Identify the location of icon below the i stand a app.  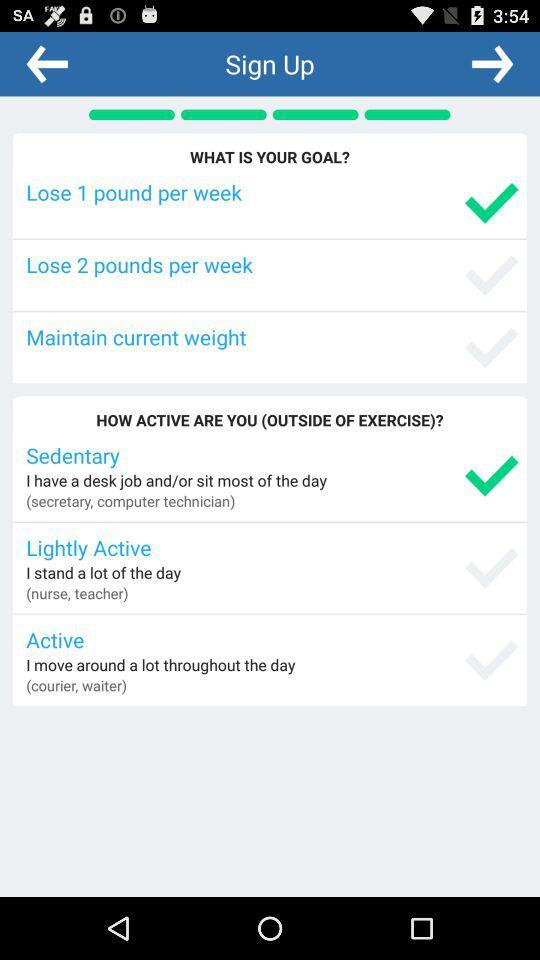
(76, 593).